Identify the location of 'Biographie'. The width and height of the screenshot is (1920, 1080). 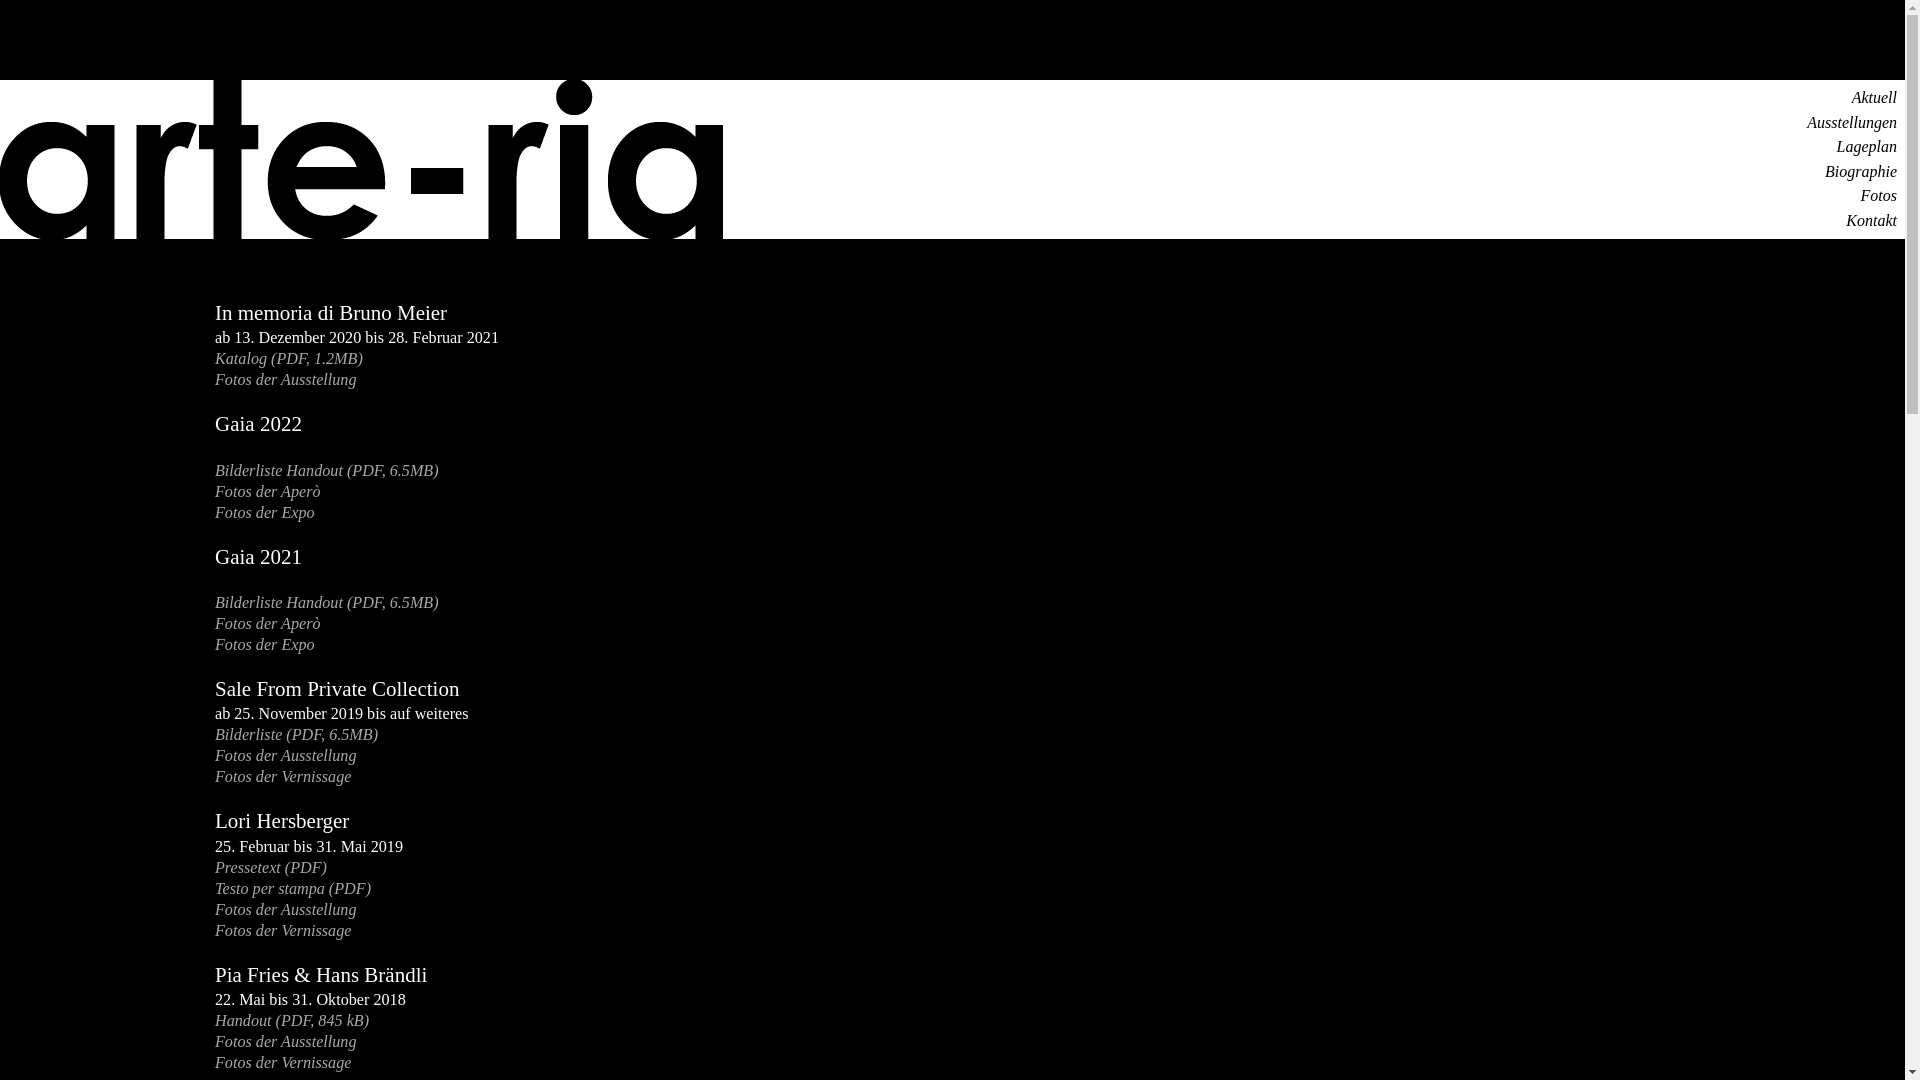
(1860, 170).